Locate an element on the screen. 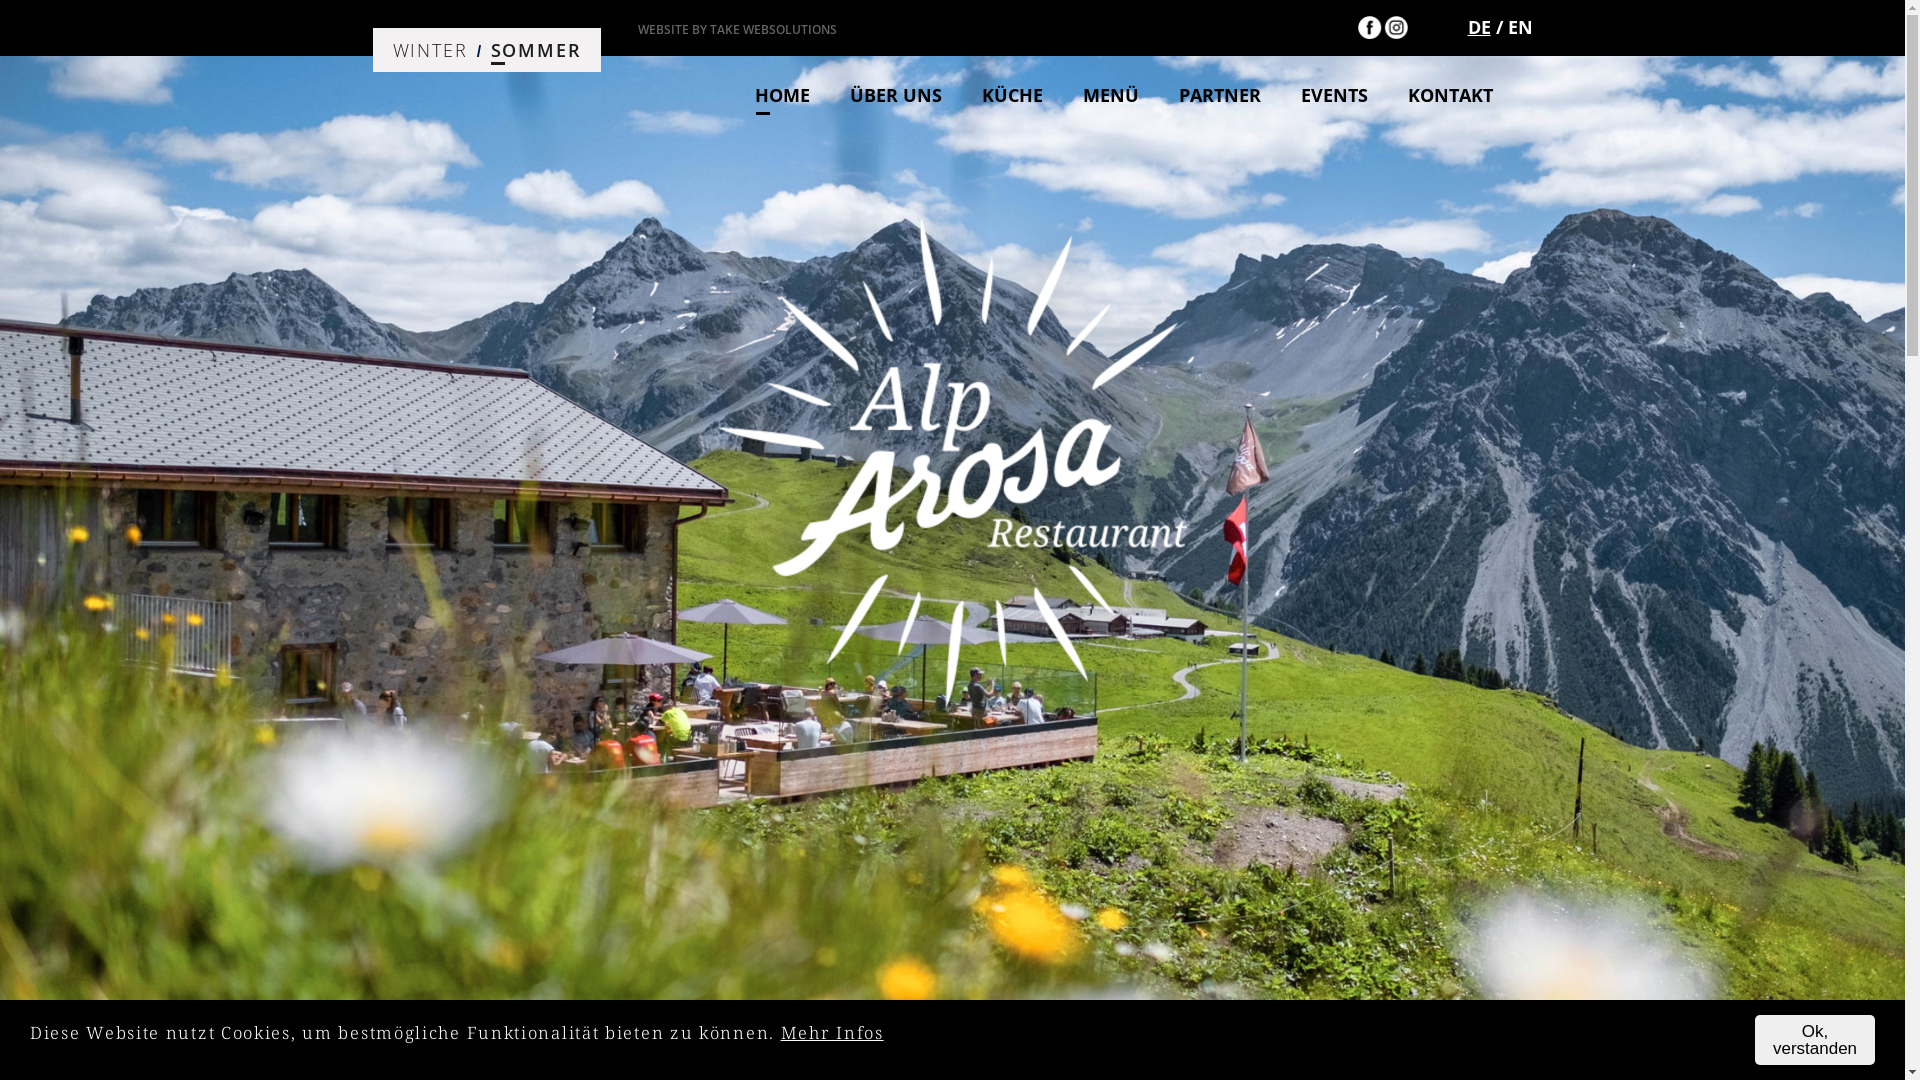 This screenshot has height=1080, width=1920. 'EVENTS' is located at coordinates (1353, 95).